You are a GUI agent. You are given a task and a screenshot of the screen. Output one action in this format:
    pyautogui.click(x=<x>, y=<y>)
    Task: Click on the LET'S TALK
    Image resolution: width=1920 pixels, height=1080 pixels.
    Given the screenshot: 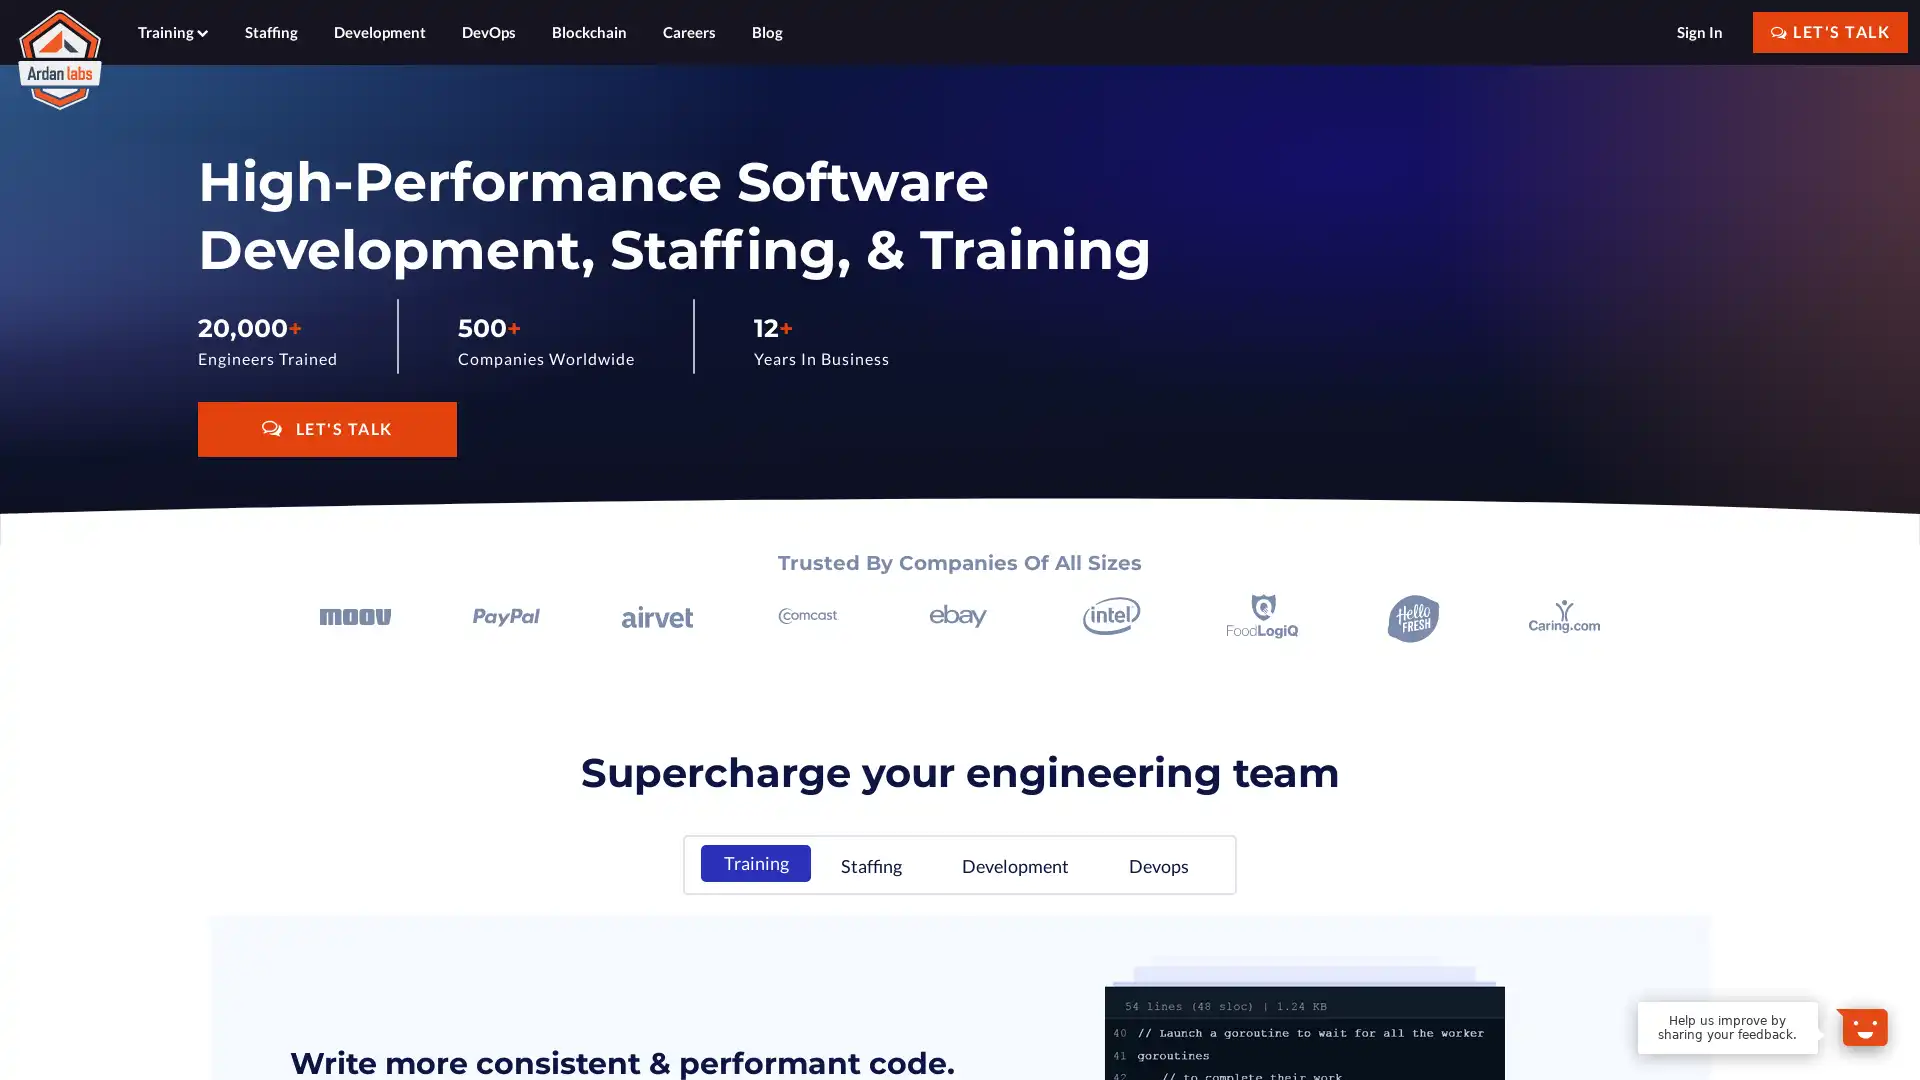 What is the action you would take?
    pyautogui.click(x=326, y=428)
    